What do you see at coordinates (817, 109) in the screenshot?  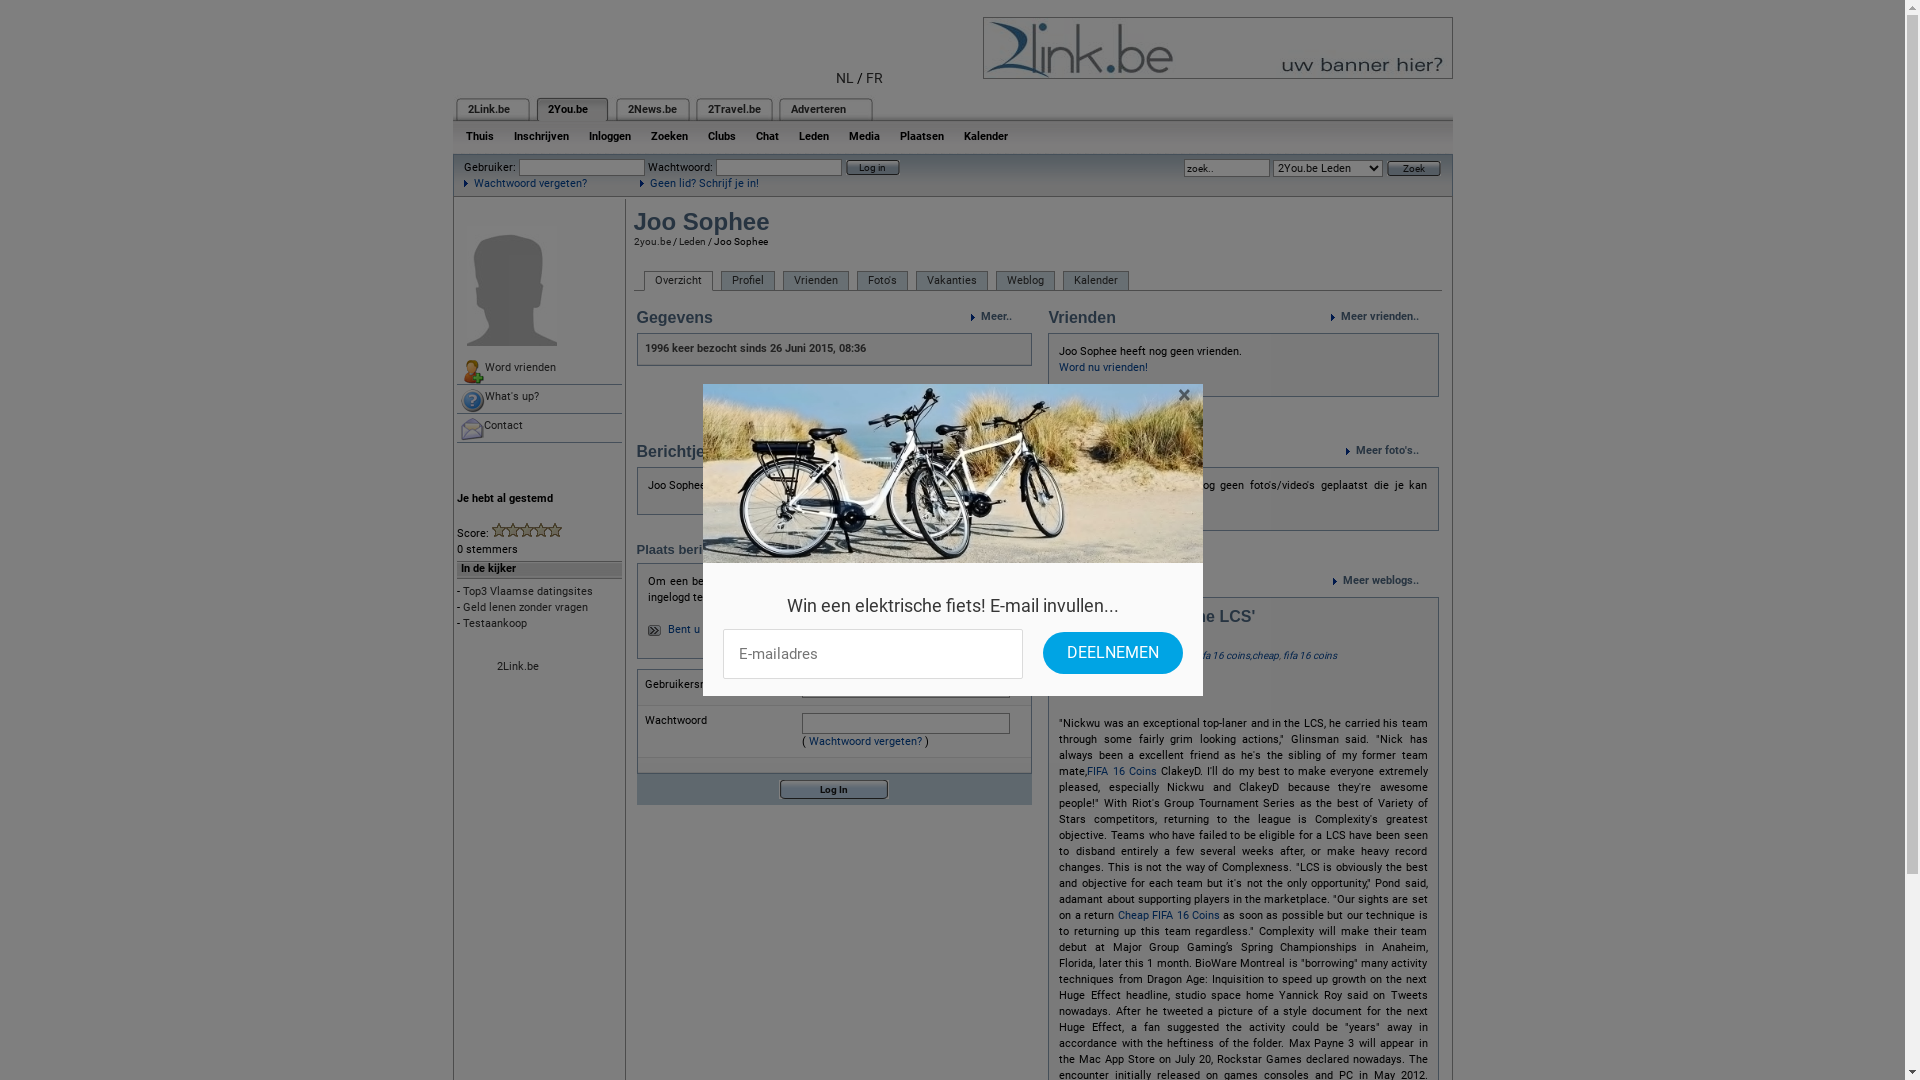 I see `'Adverteren'` at bounding box center [817, 109].